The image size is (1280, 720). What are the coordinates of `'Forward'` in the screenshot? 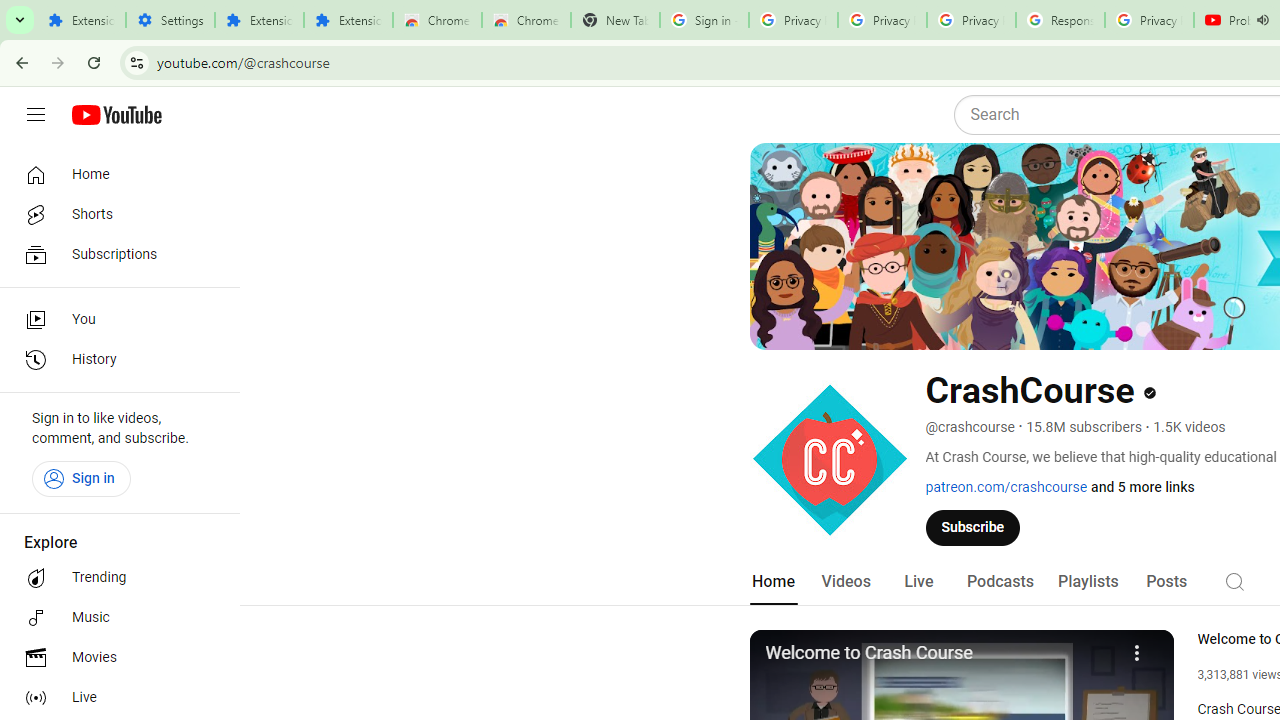 It's located at (58, 61).